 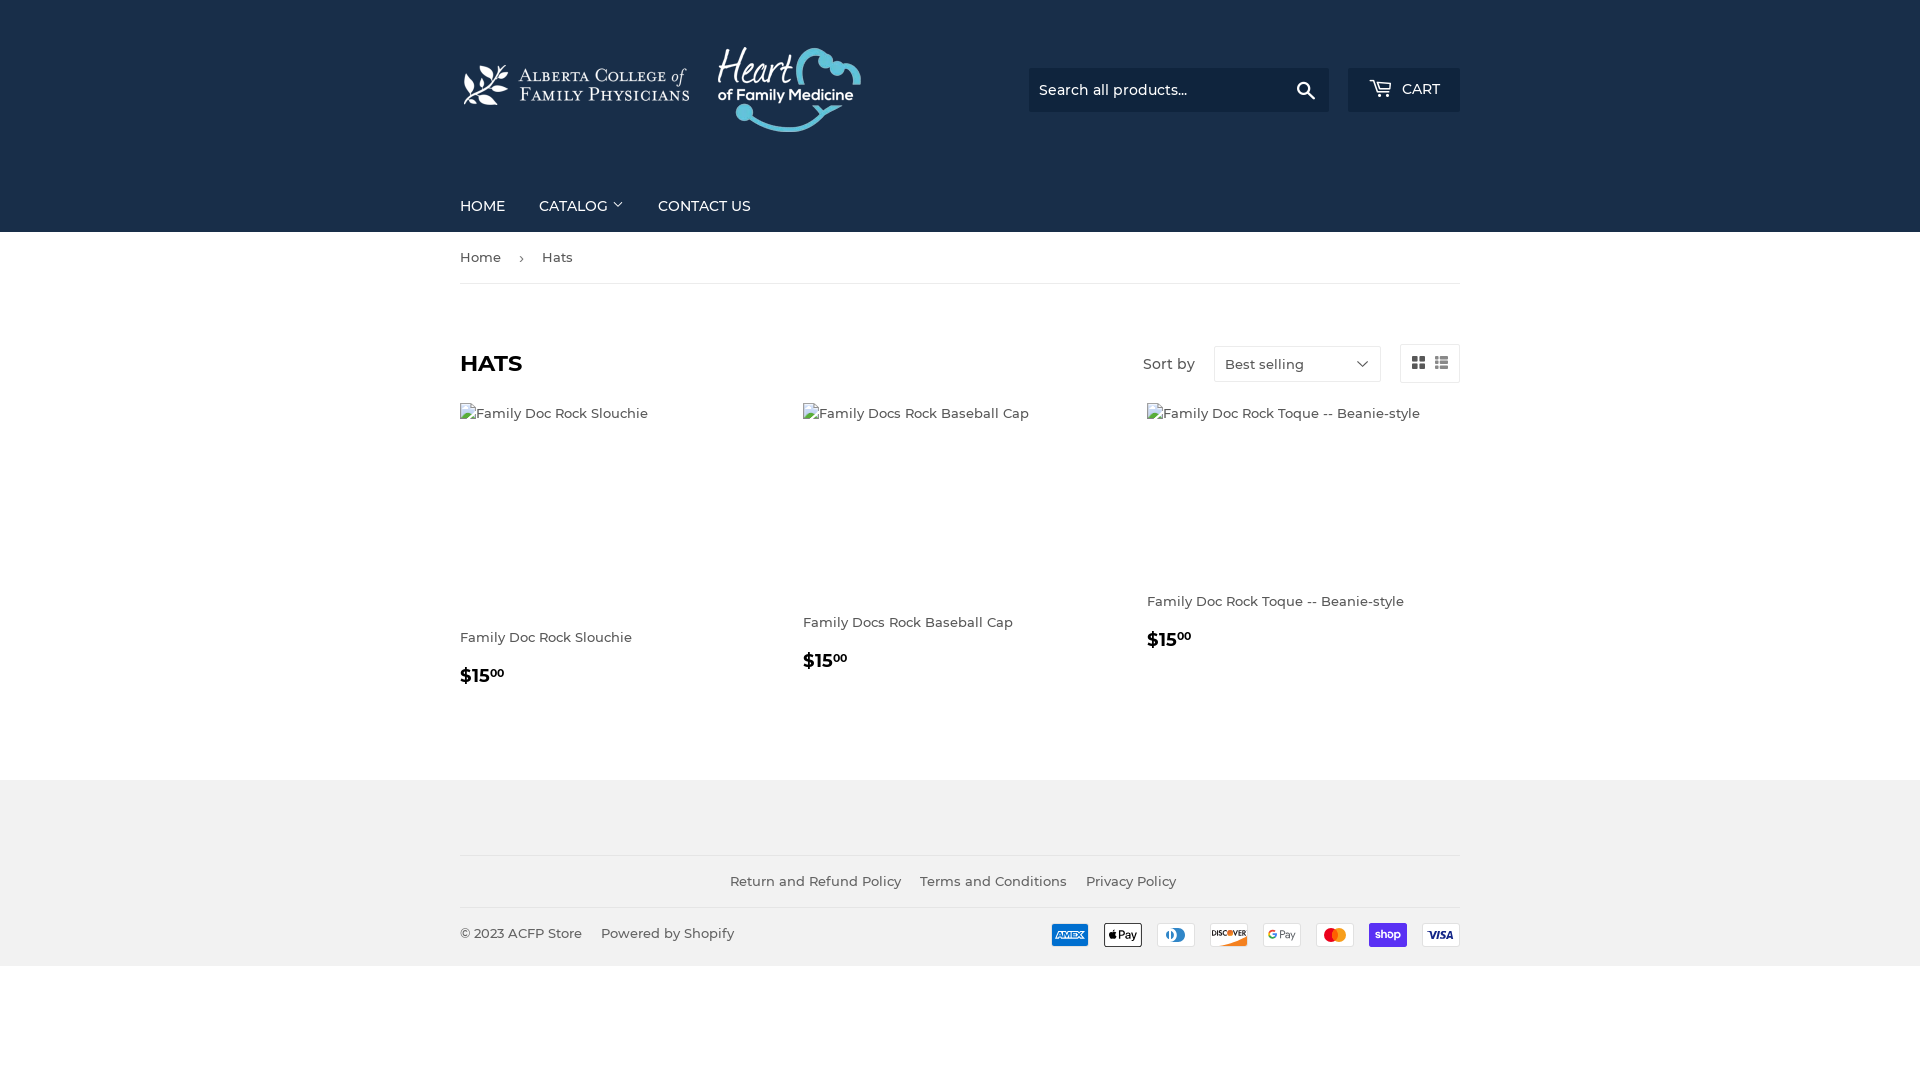 I want to click on 'Home', so click(x=459, y=256).